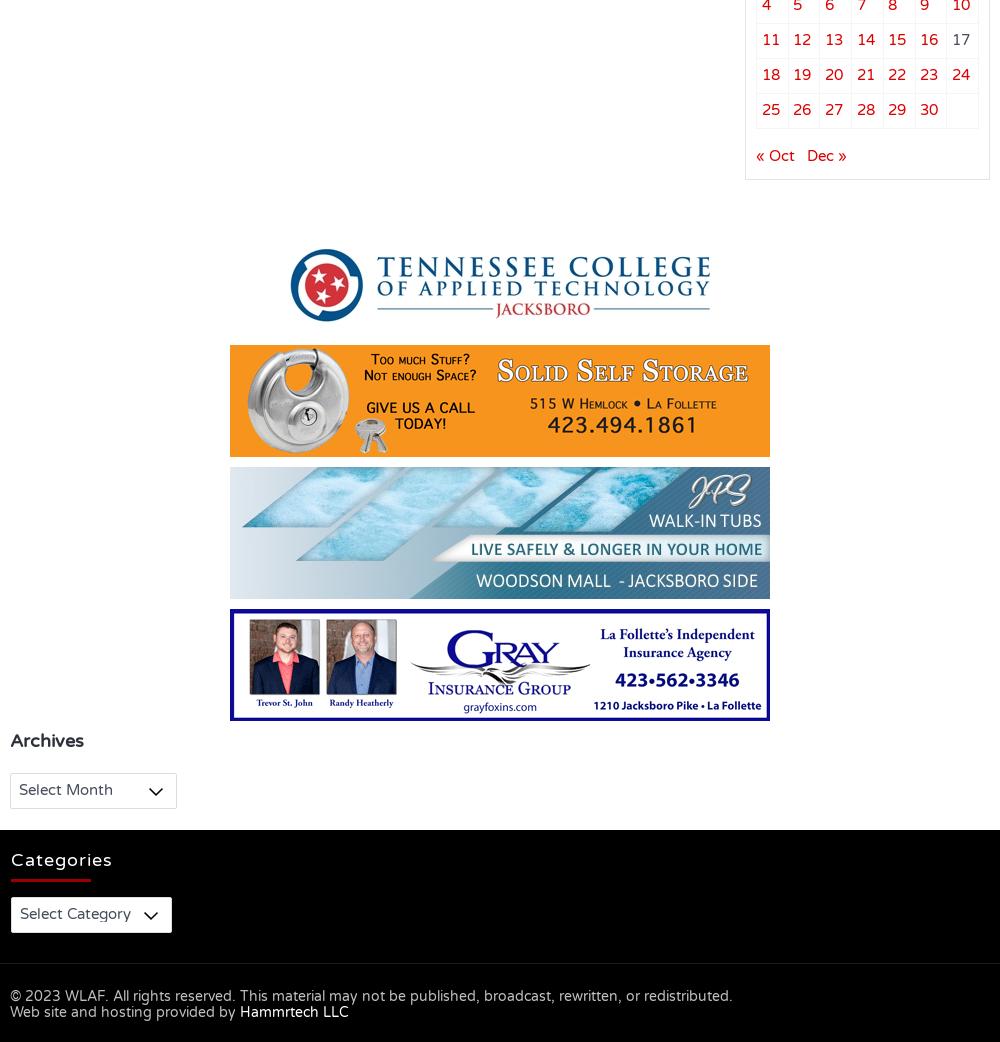  Describe the element at coordinates (807, 155) in the screenshot. I see `'Dec »'` at that location.